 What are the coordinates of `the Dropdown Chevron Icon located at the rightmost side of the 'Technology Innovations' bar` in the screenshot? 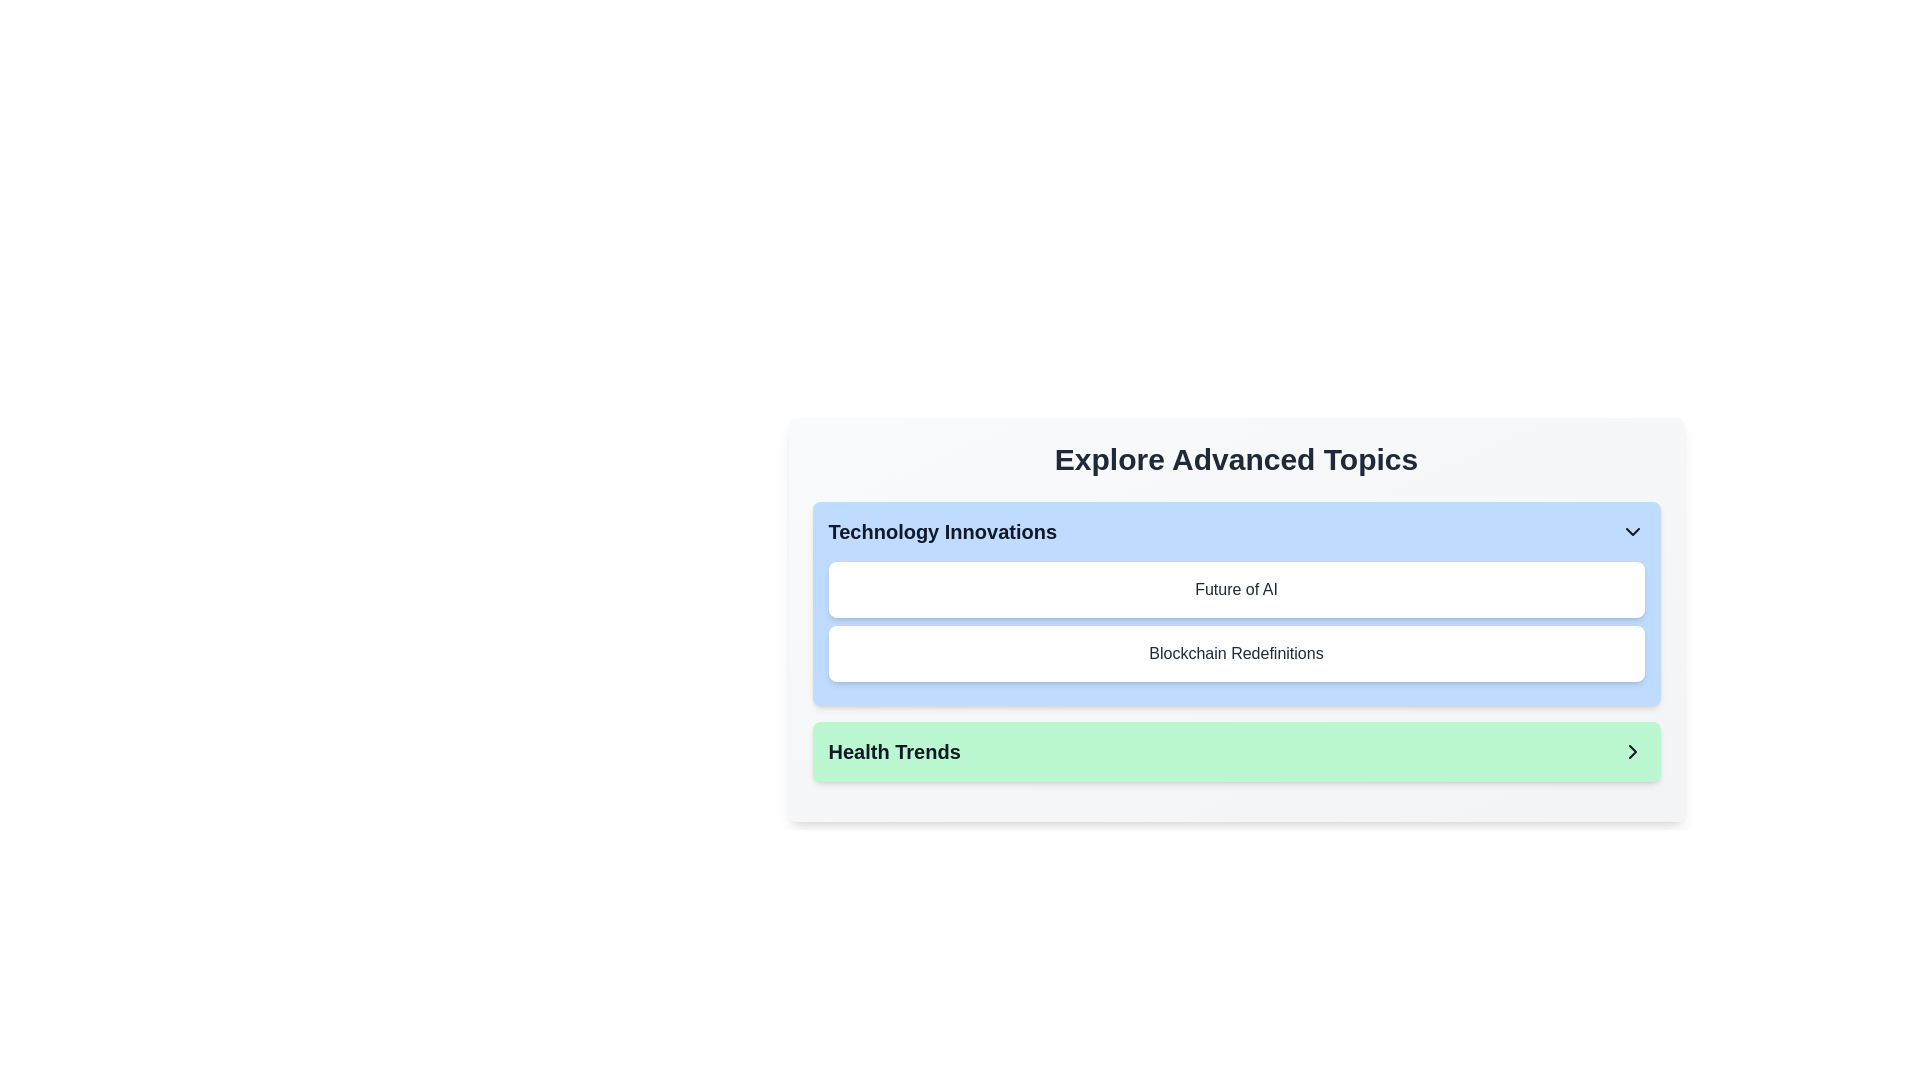 It's located at (1632, 531).